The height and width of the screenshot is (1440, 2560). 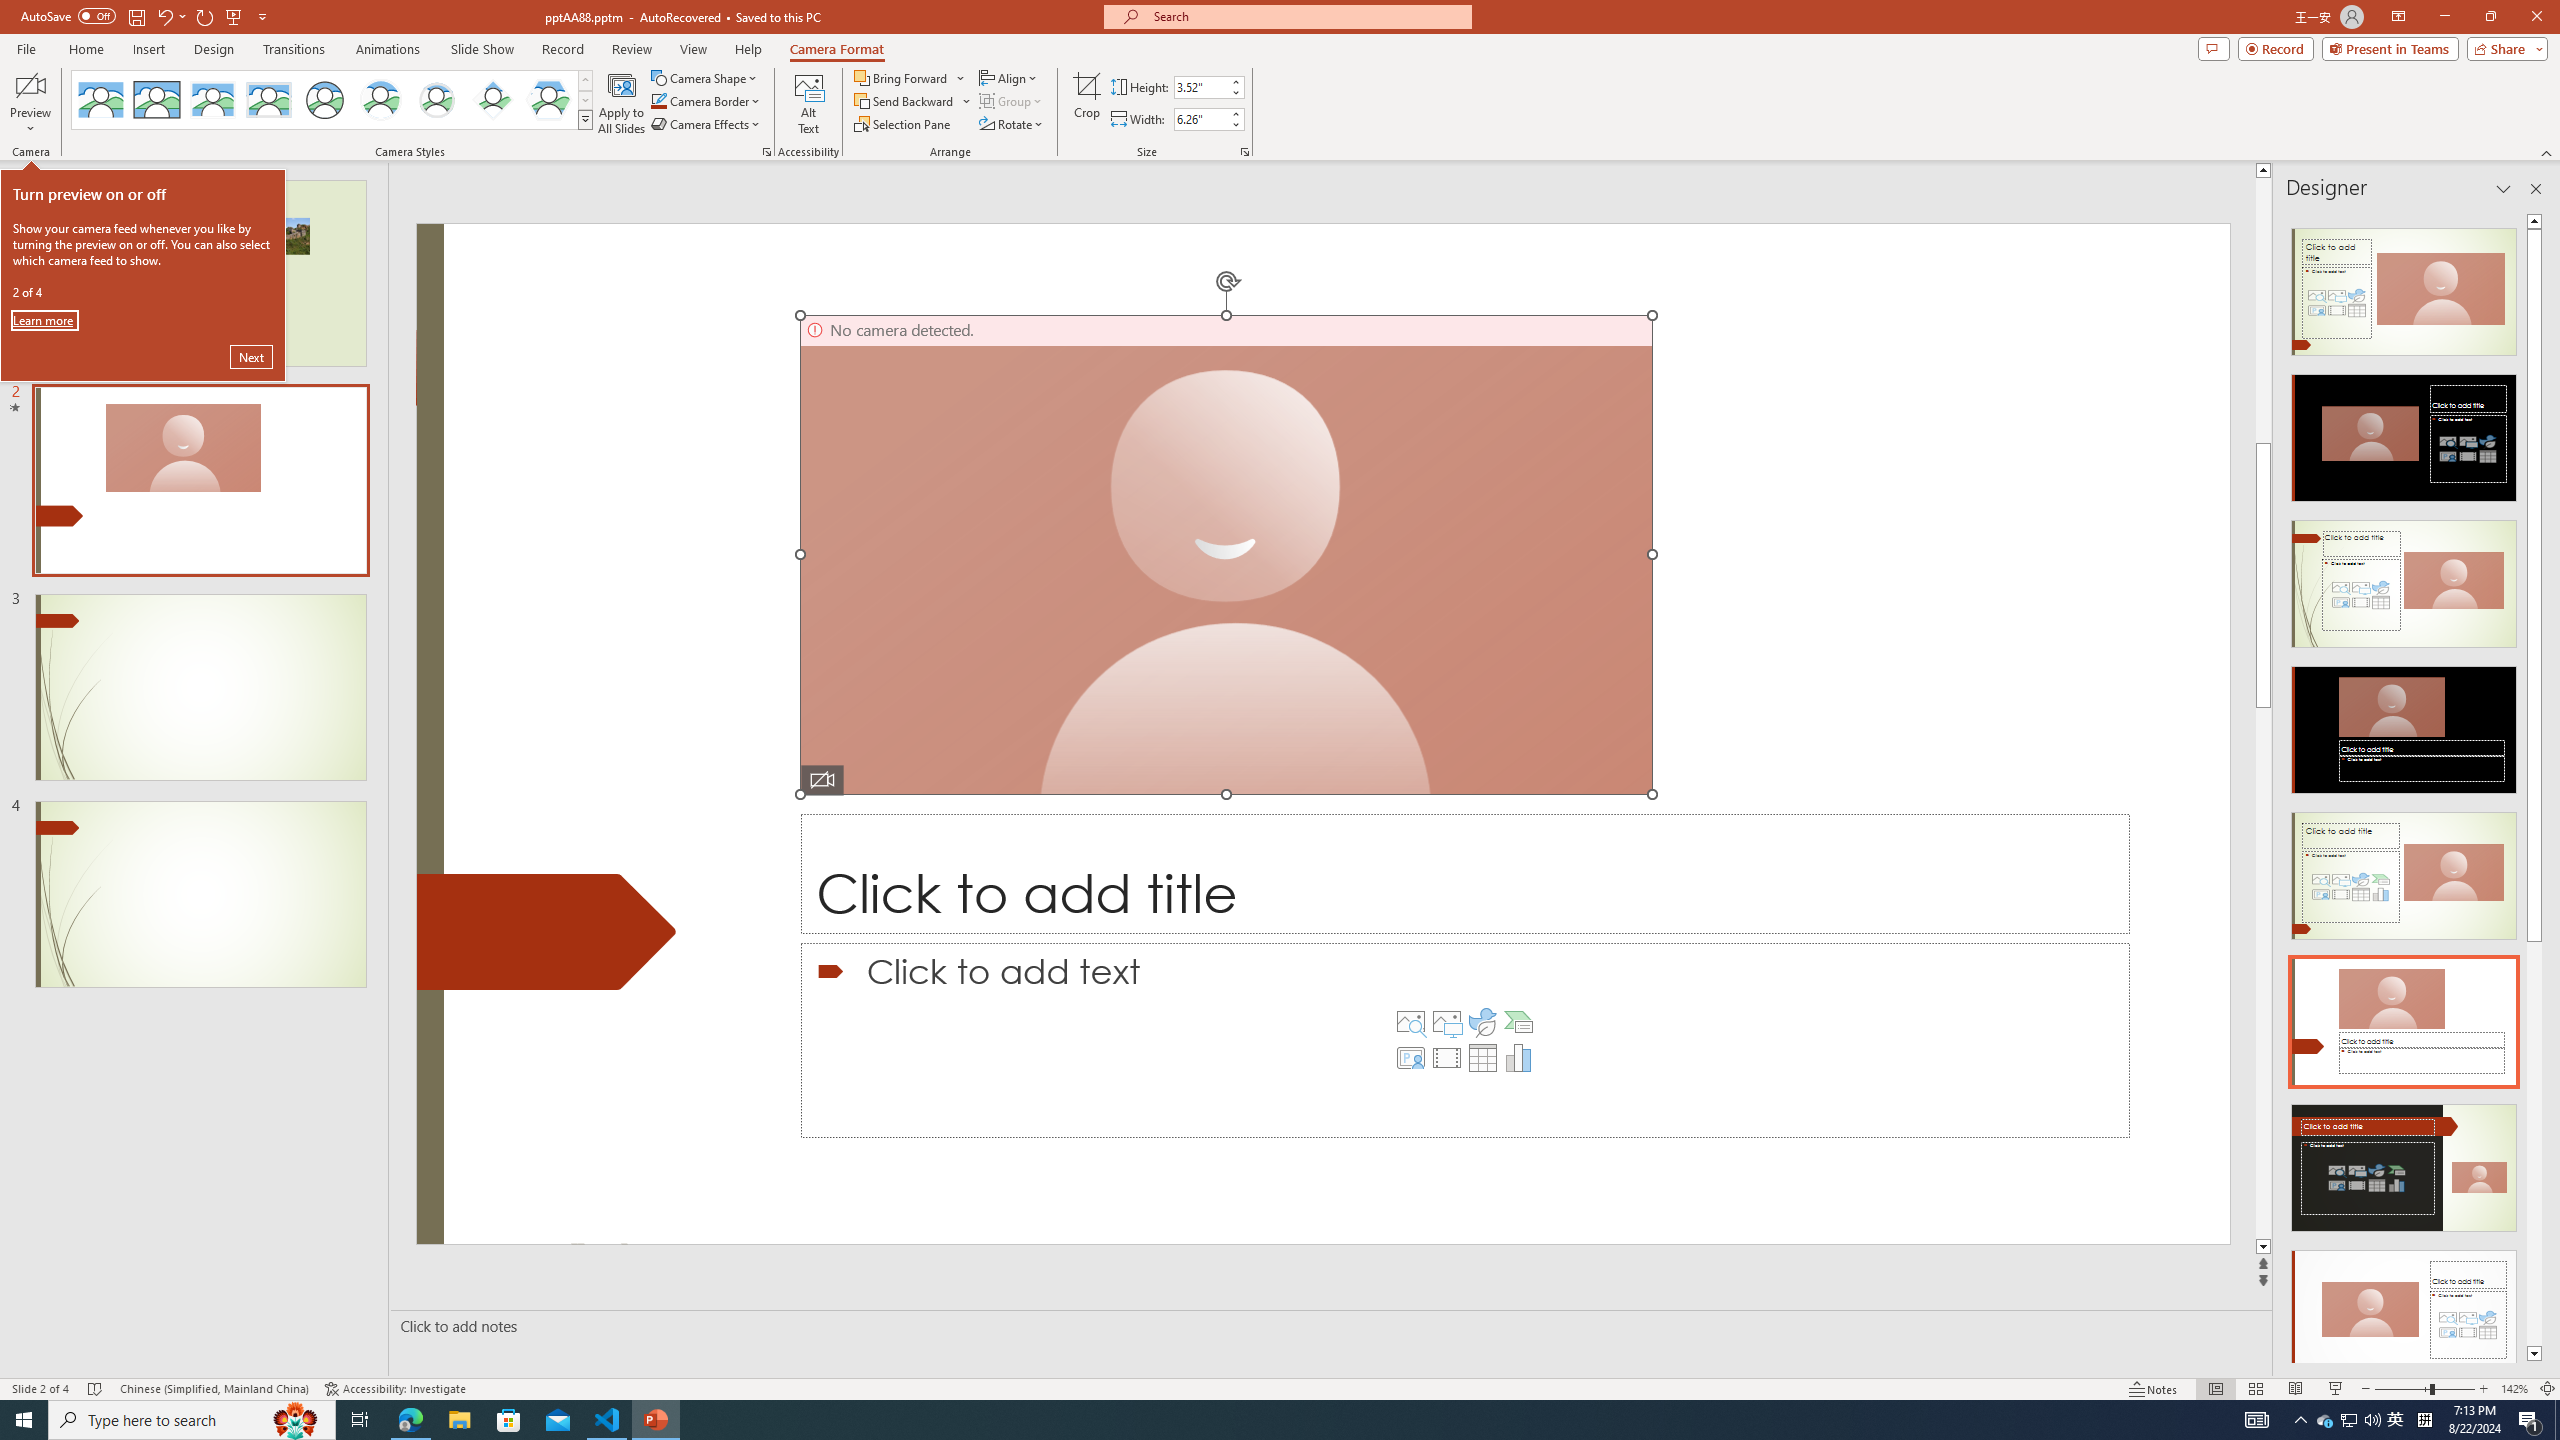 What do you see at coordinates (2515, 1389) in the screenshot?
I see `'Zoom 142%'` at bounding box center [2515, 1389].